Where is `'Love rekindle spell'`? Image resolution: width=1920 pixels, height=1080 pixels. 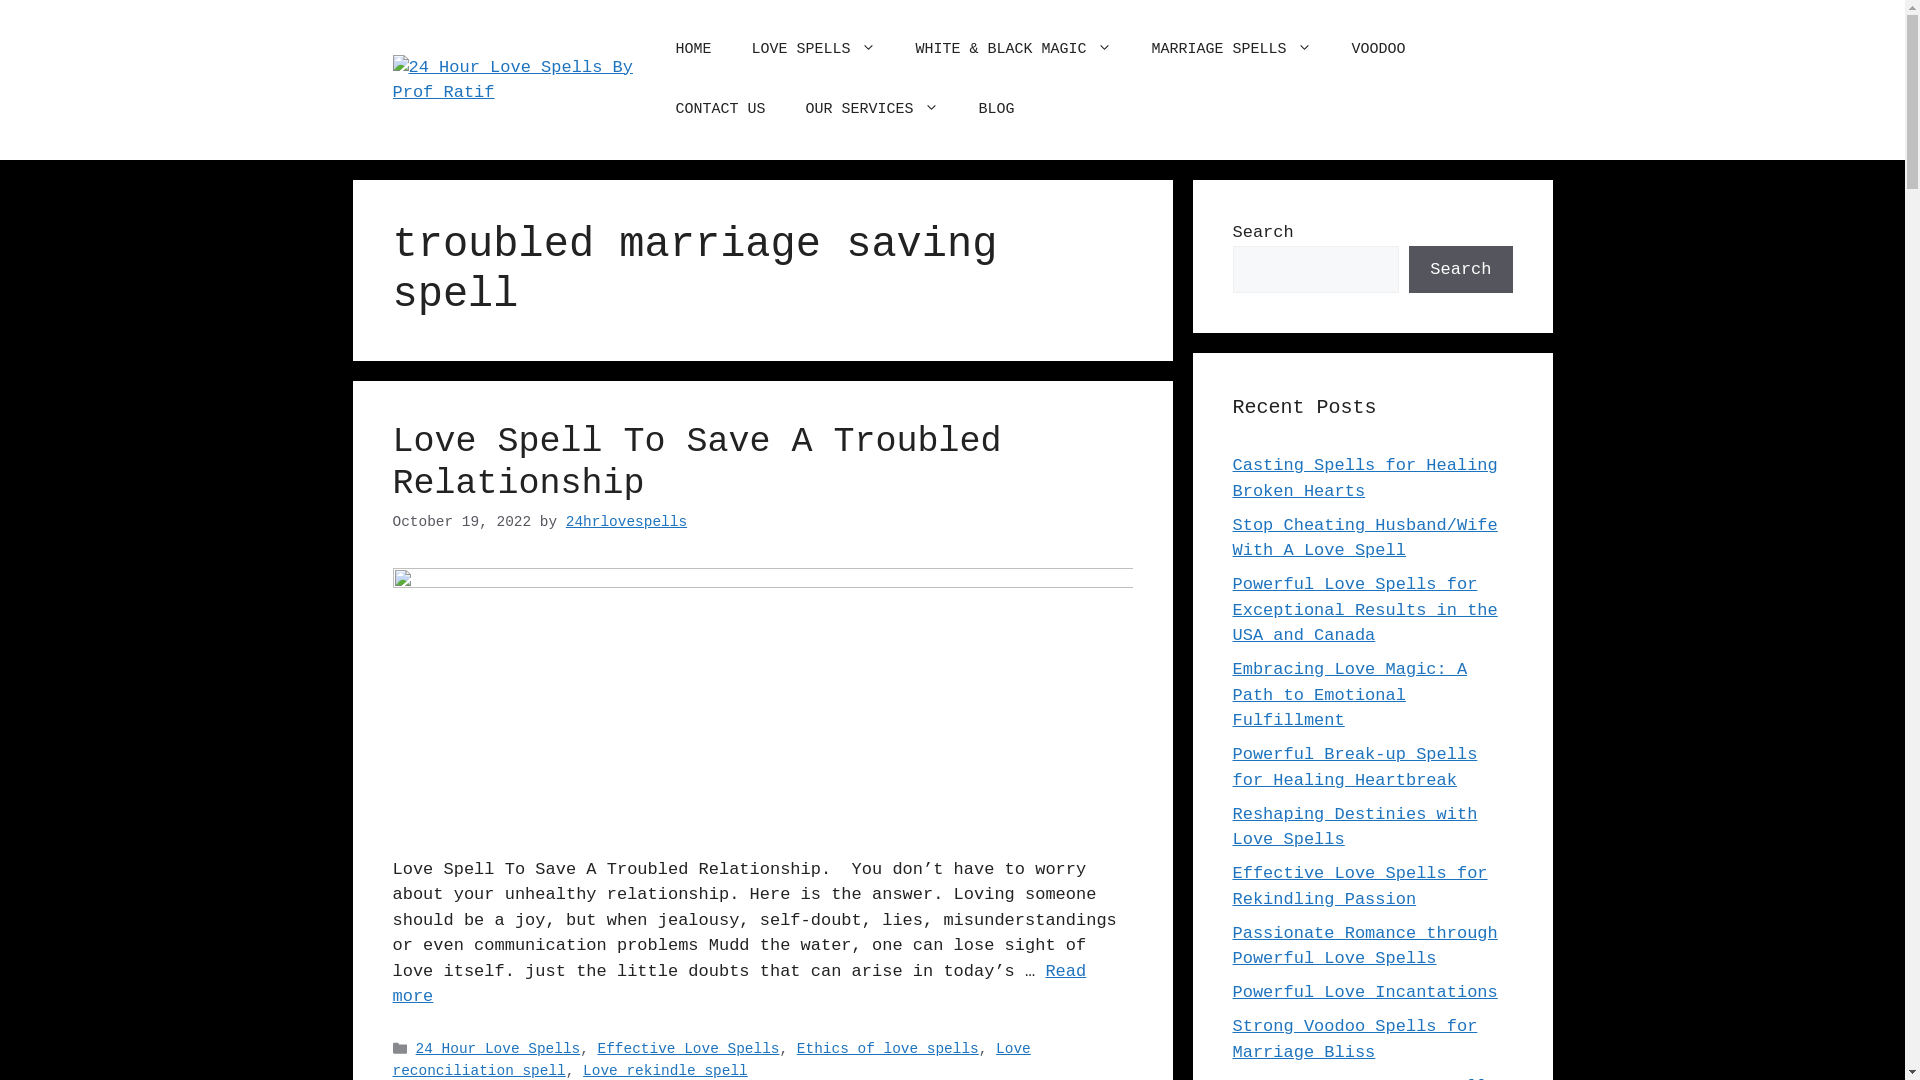
'Love rekindle spell' is located at coordinates (665, 1070).